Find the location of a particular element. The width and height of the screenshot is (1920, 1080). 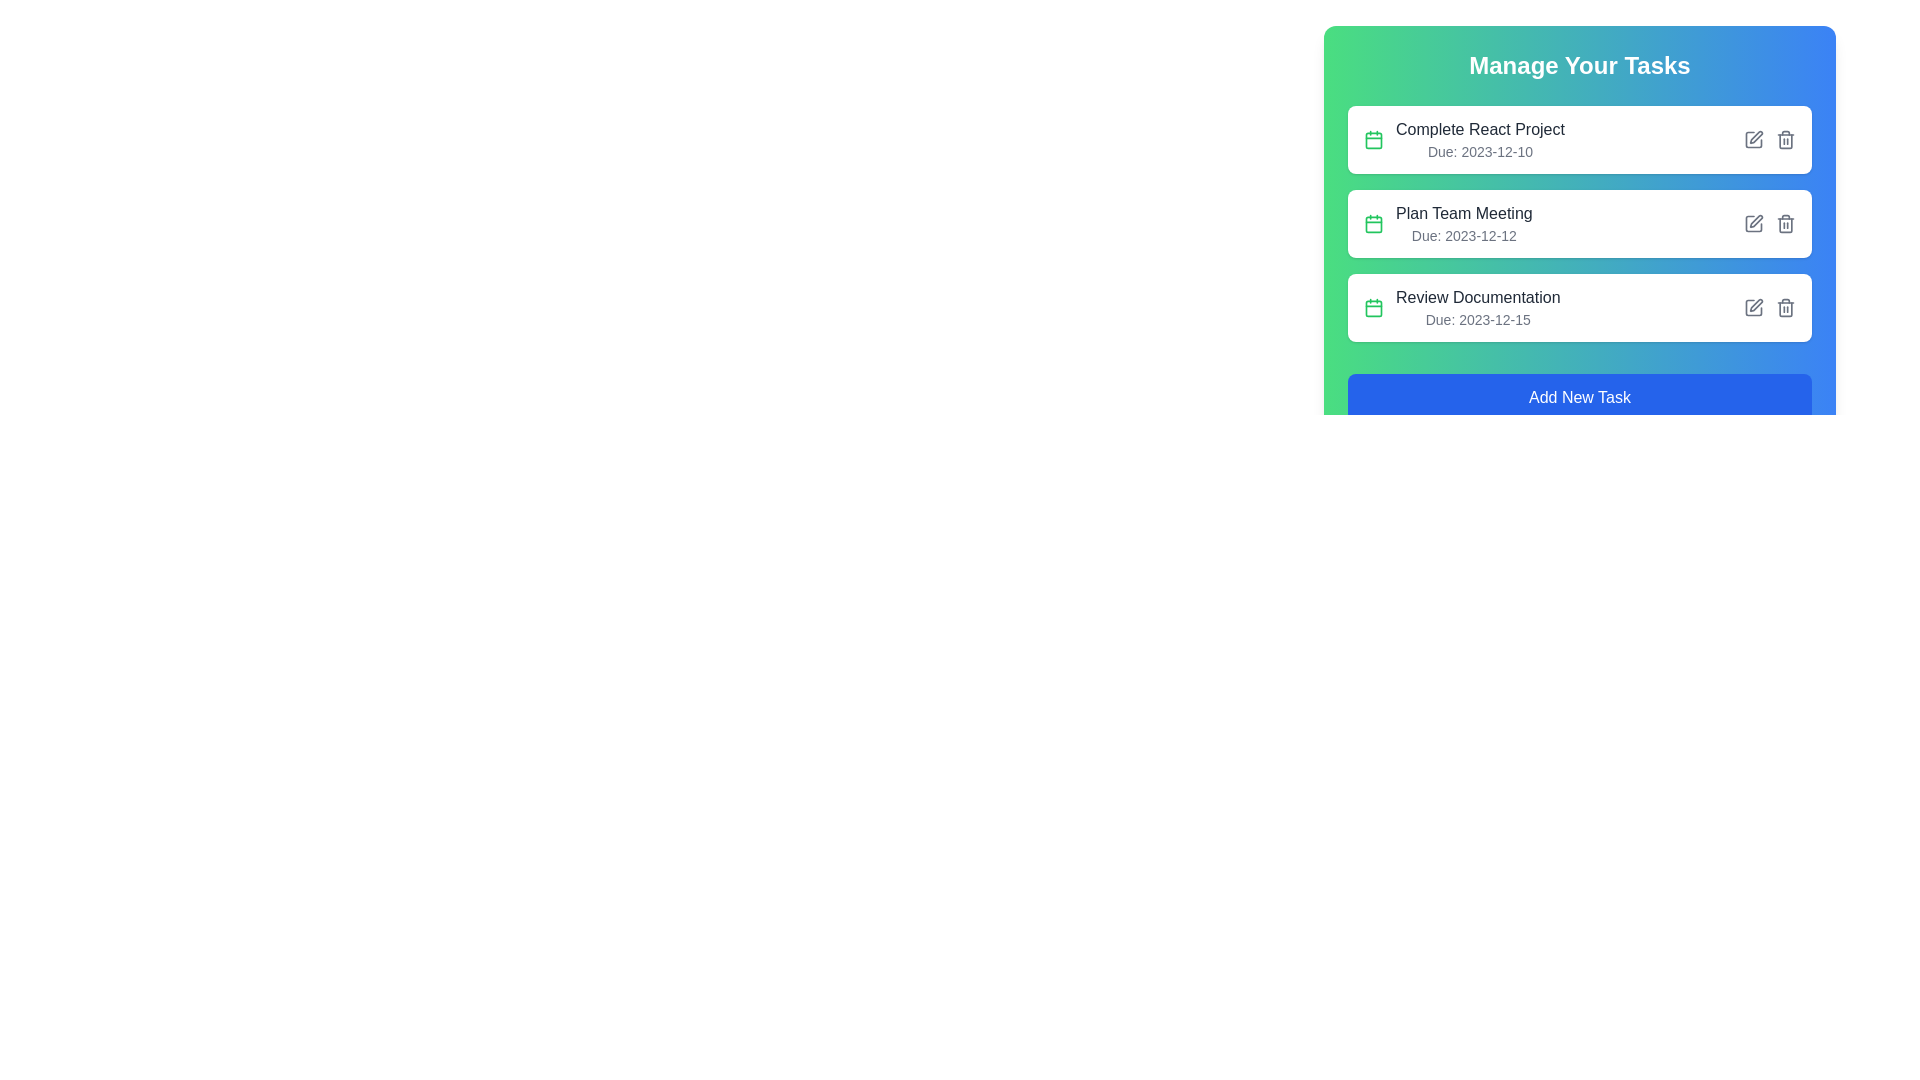

the text element displaying 'Review Documentation' with a green calendar icon, which is the third item in the vertical task list is located at coordinates (1462, 308).